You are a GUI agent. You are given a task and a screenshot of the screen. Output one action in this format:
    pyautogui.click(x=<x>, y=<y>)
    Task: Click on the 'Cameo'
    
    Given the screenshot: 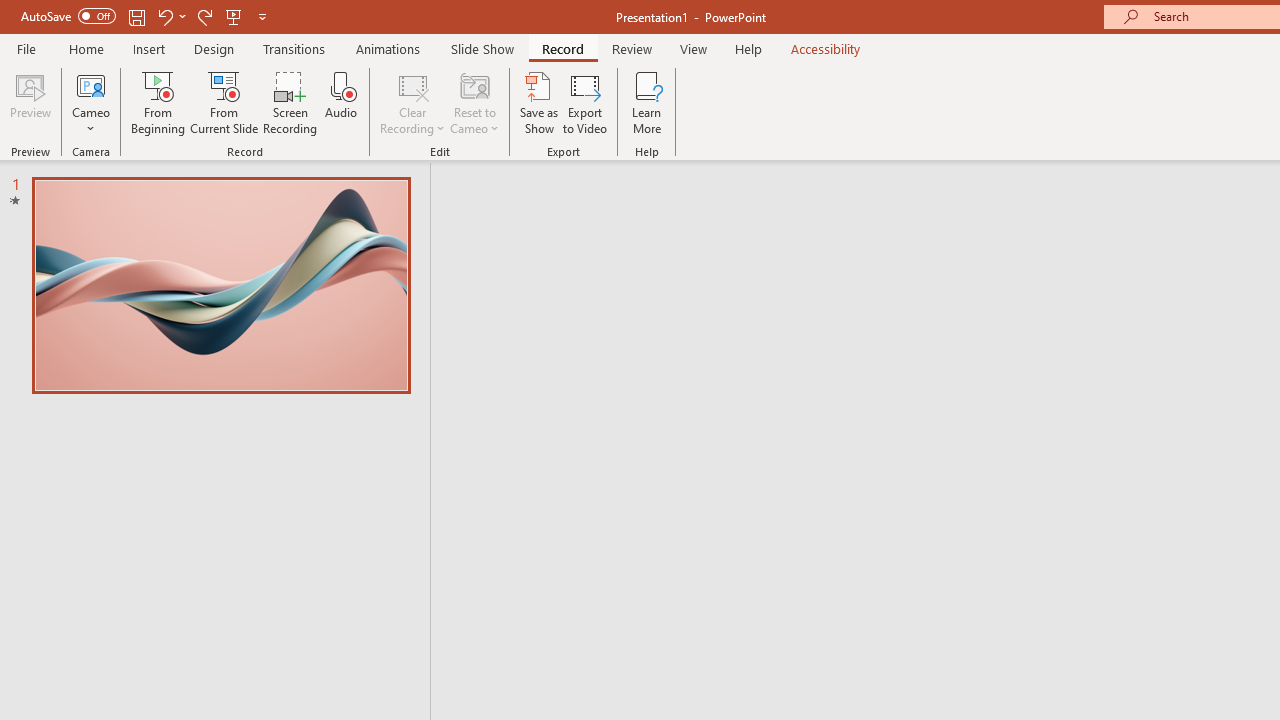 What is the action you would take?
    pyautogui.click(x=90, y=103)
    